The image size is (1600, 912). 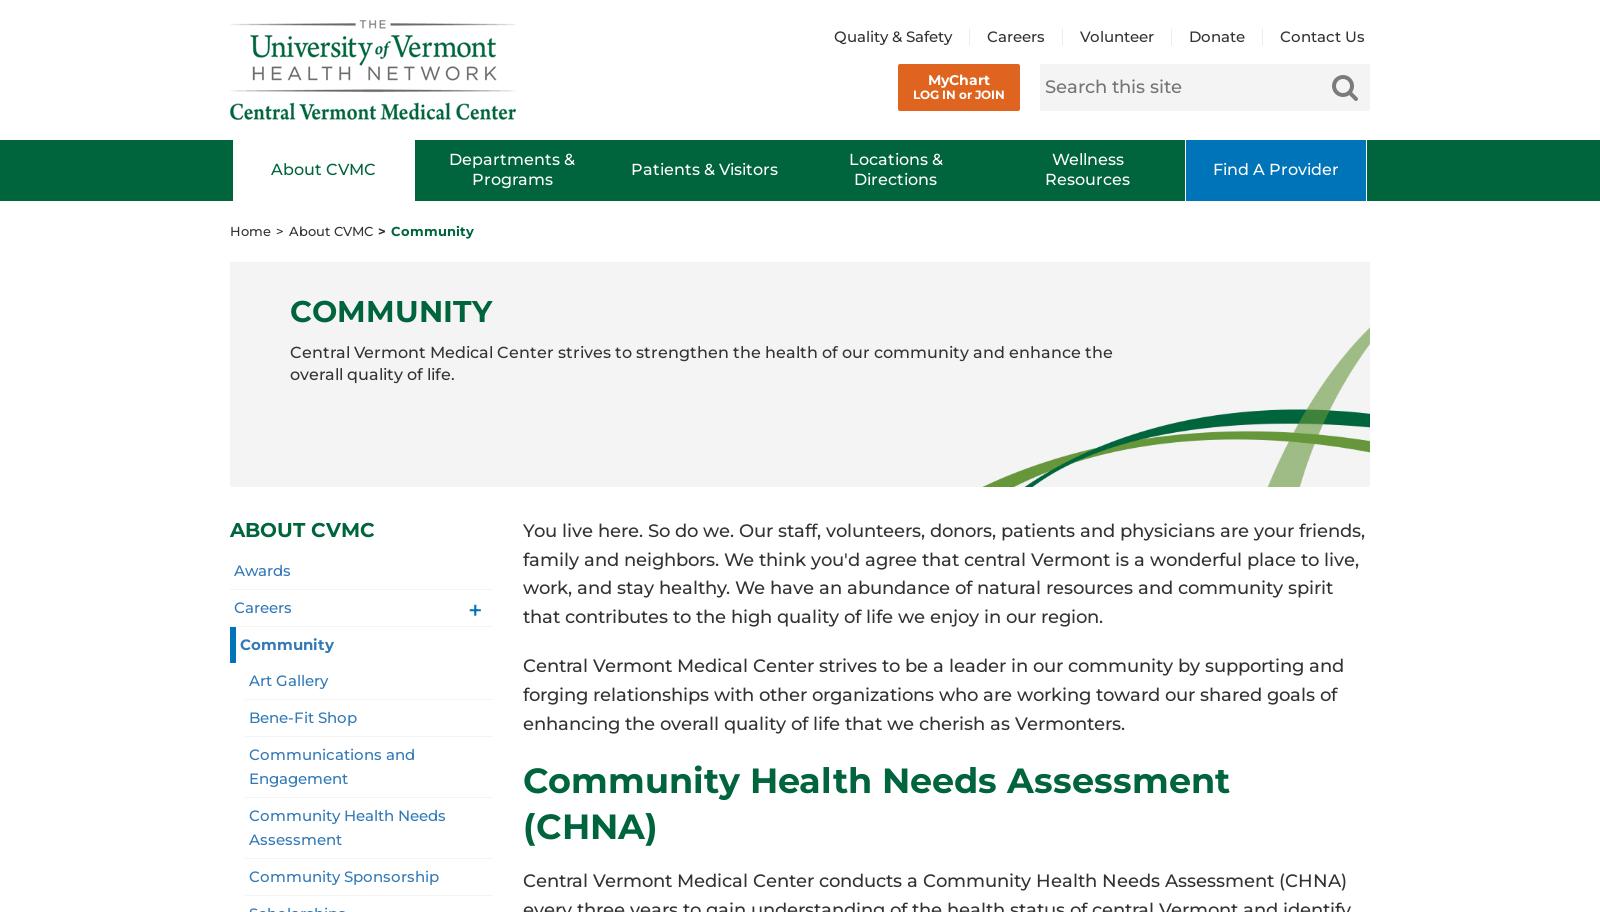 I want to click on 'Central Vermont Medical Center strives to be a leader in our community by supporting and forging relationships with other organizations who are working toward our shared goals of enhancing the overall quality of life that we cherish as Vermonters.', so click(x=931, y=694).